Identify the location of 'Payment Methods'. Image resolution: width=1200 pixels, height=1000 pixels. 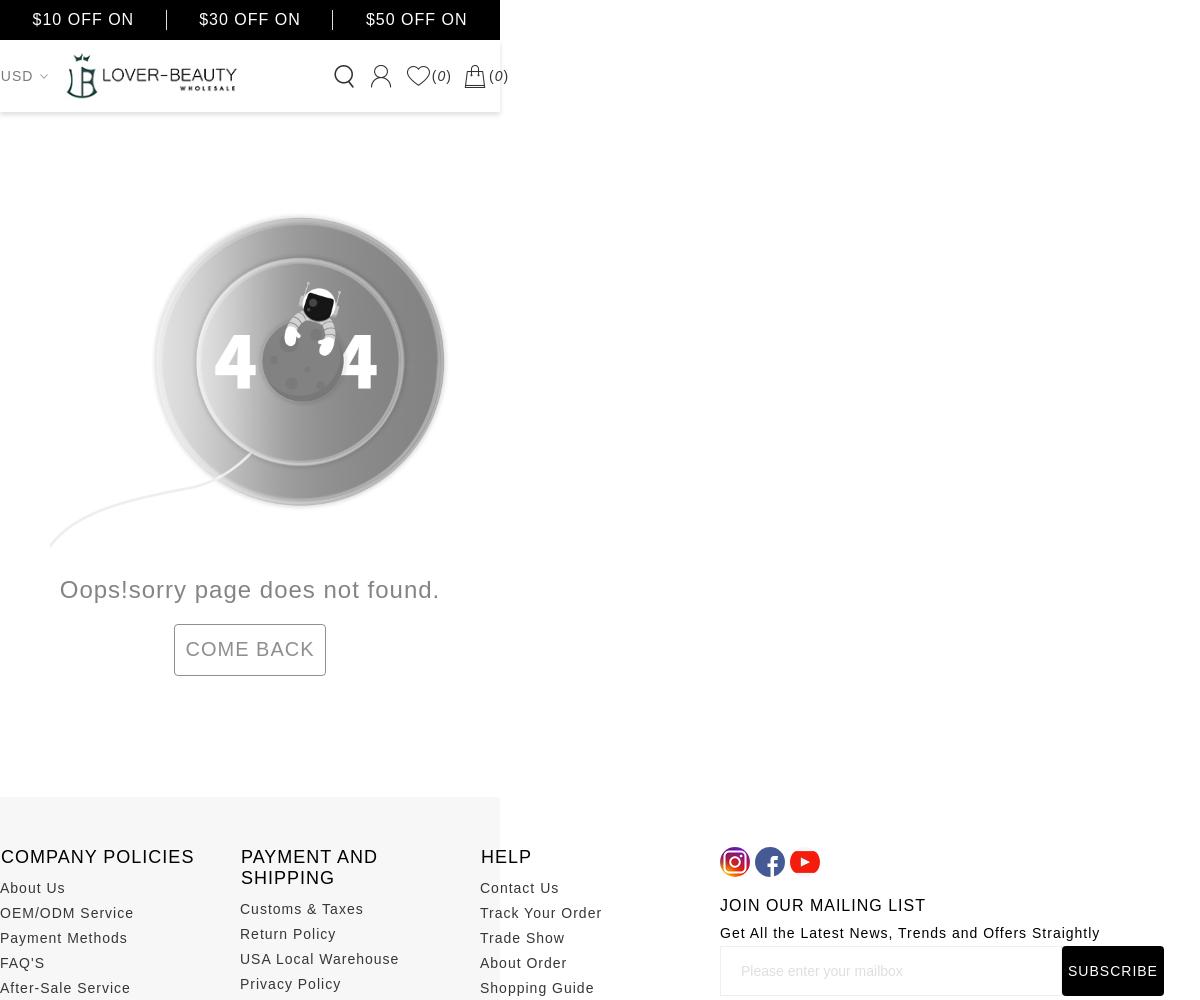
(63, 937).